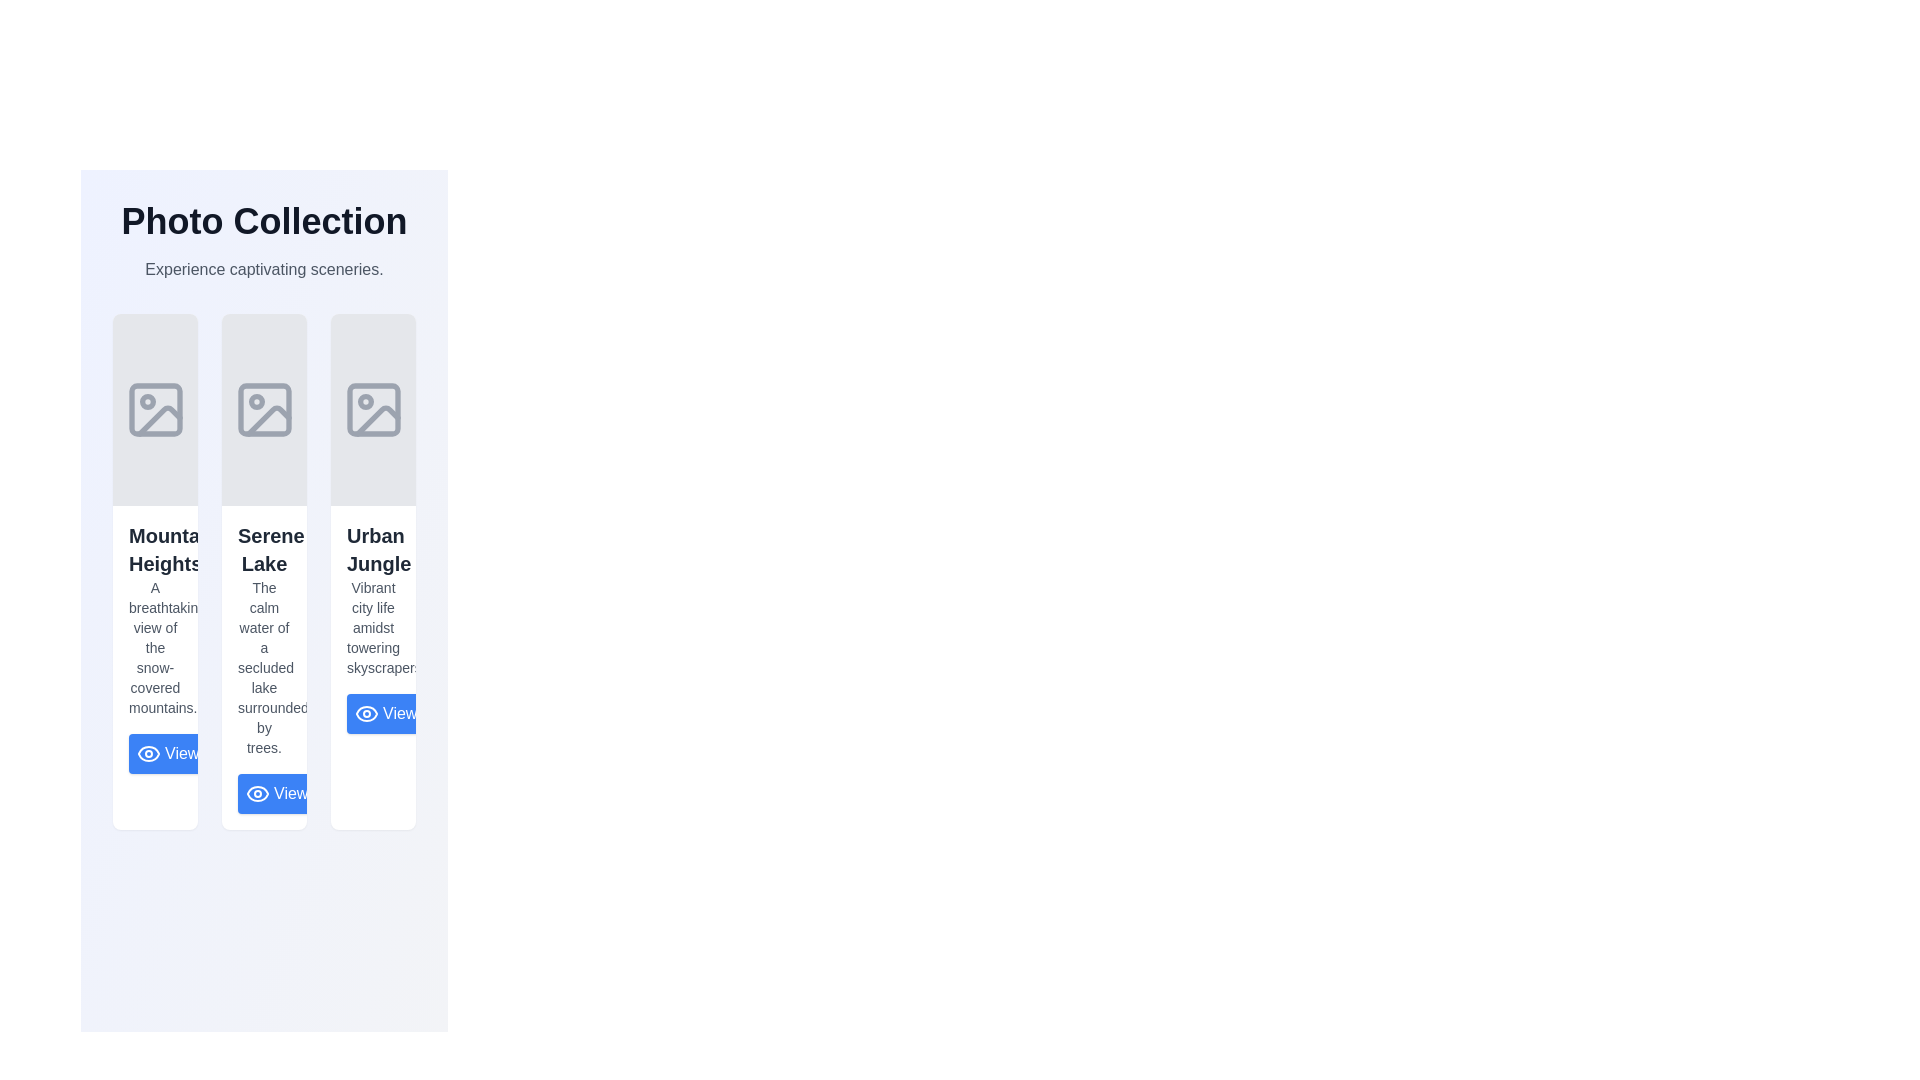 Image resolution: width=1920 pixels, height=1080 pixels. I want to click on the black arrow-like graphical icon pointing to the top-right, located in the middle of a vertical triplet arrangement of icons, above the text 'Serene Lake', so click(267, 420).